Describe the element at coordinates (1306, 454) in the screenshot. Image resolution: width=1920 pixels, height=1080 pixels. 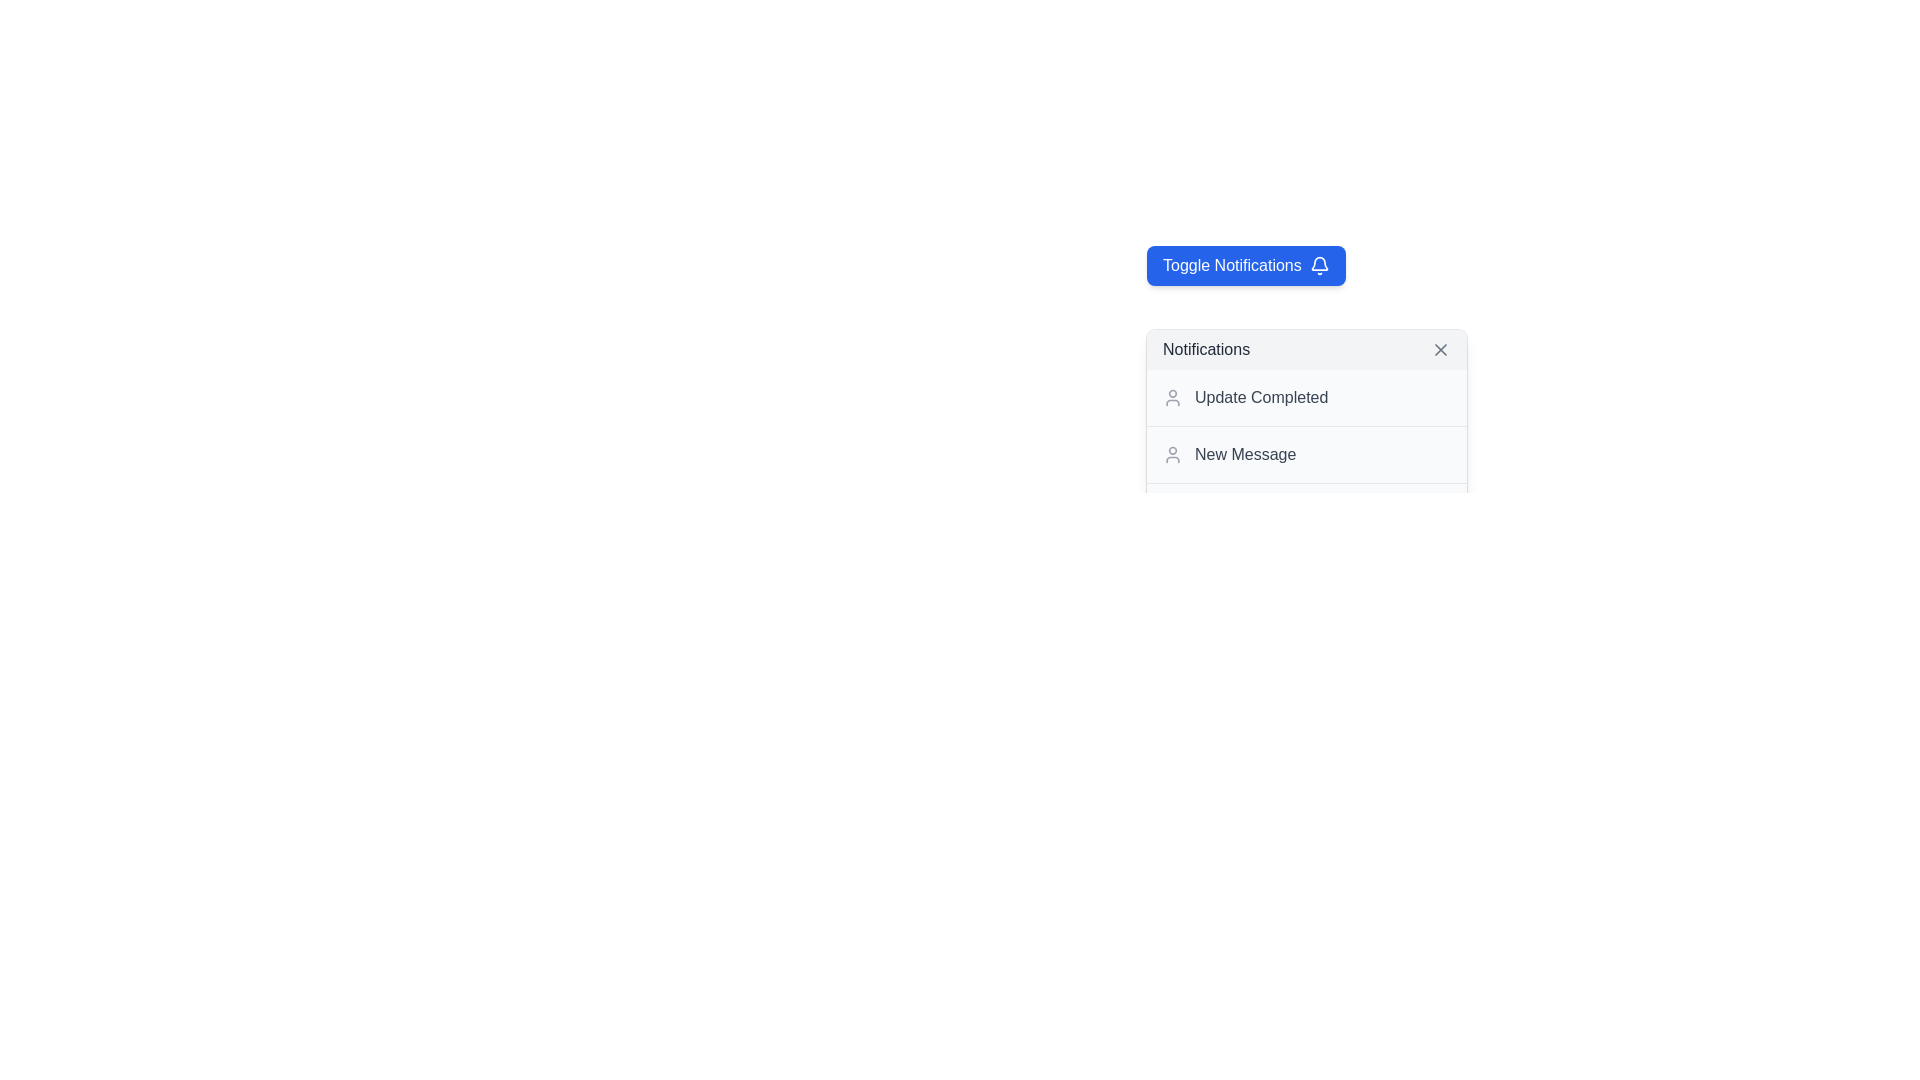
I see `the second clickable notification item in the dropdown list` at that location.